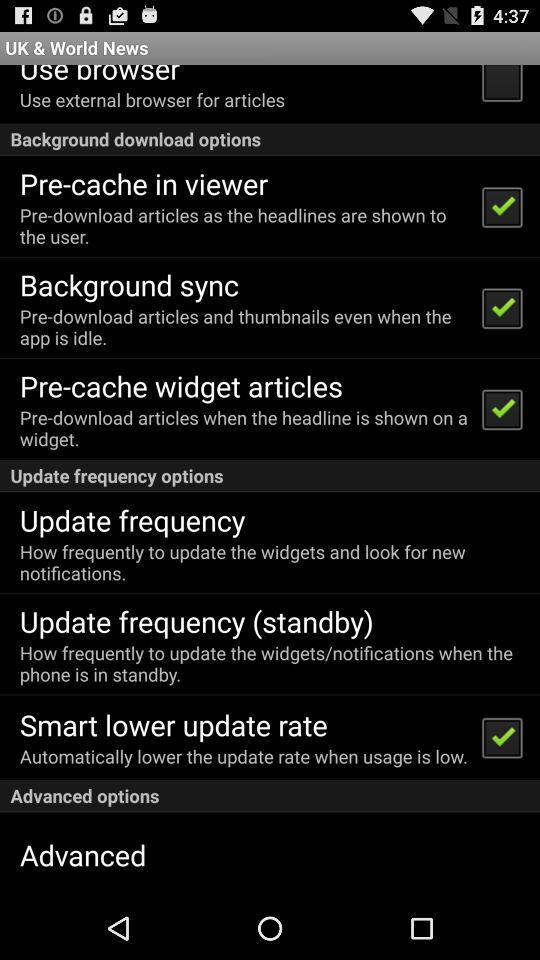  I want to click on background sync icon, so click(129, 283).